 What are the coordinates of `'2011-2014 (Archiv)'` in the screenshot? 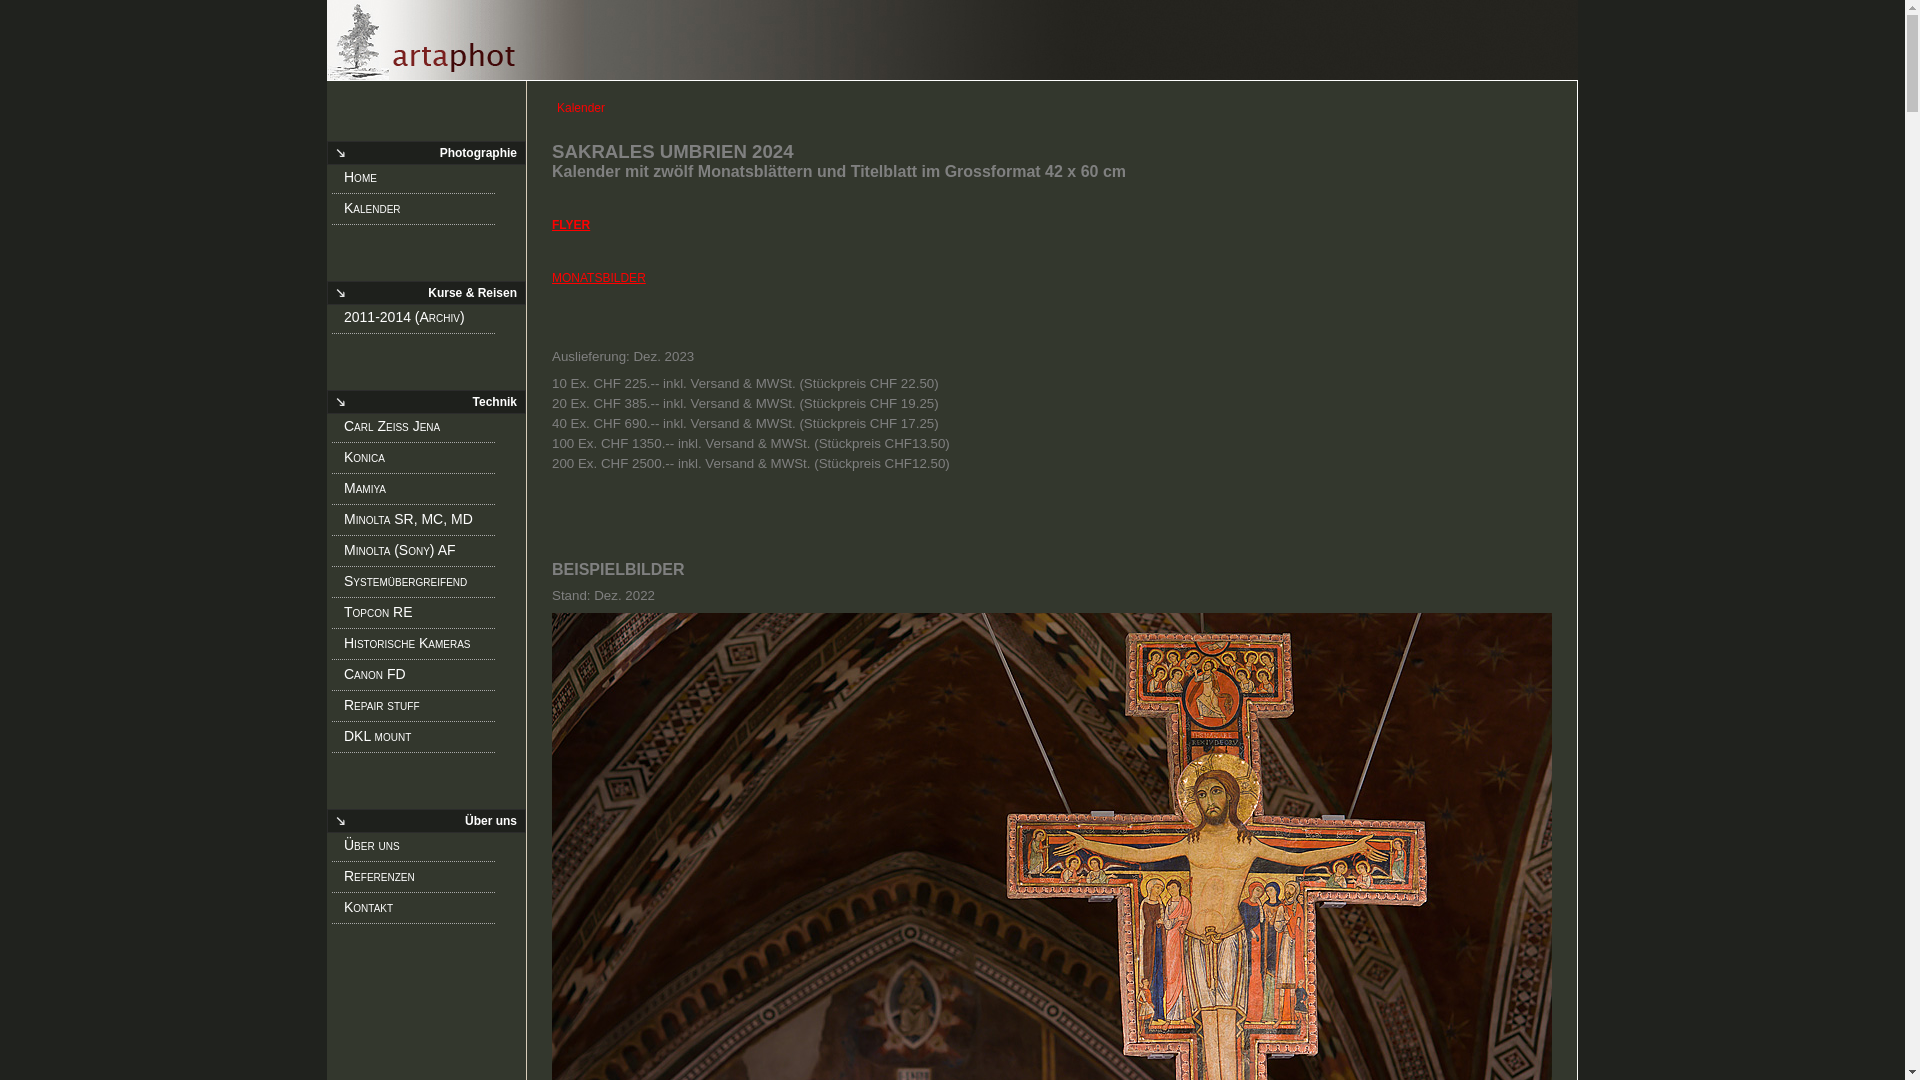 It's located at (419, 319).